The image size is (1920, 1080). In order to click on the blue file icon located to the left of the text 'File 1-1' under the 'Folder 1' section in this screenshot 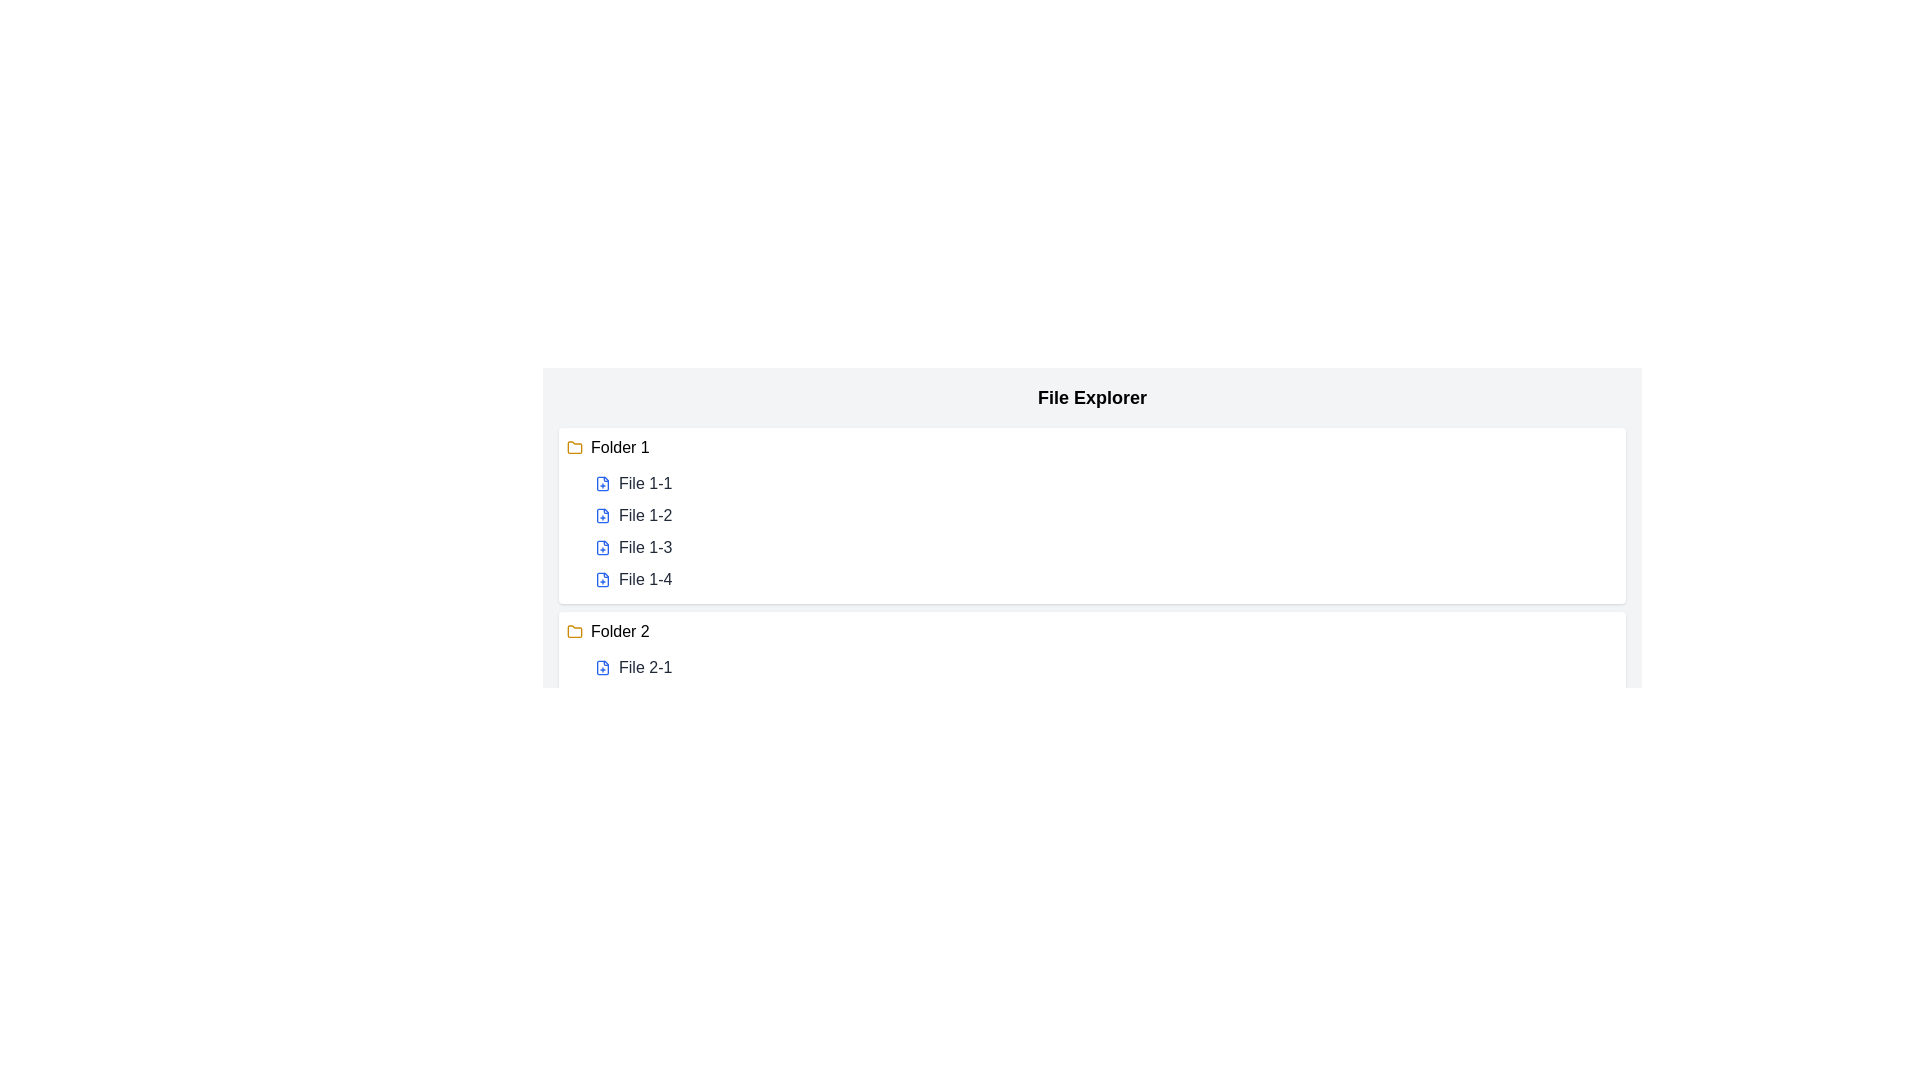, I will do `click(602, 483)`.